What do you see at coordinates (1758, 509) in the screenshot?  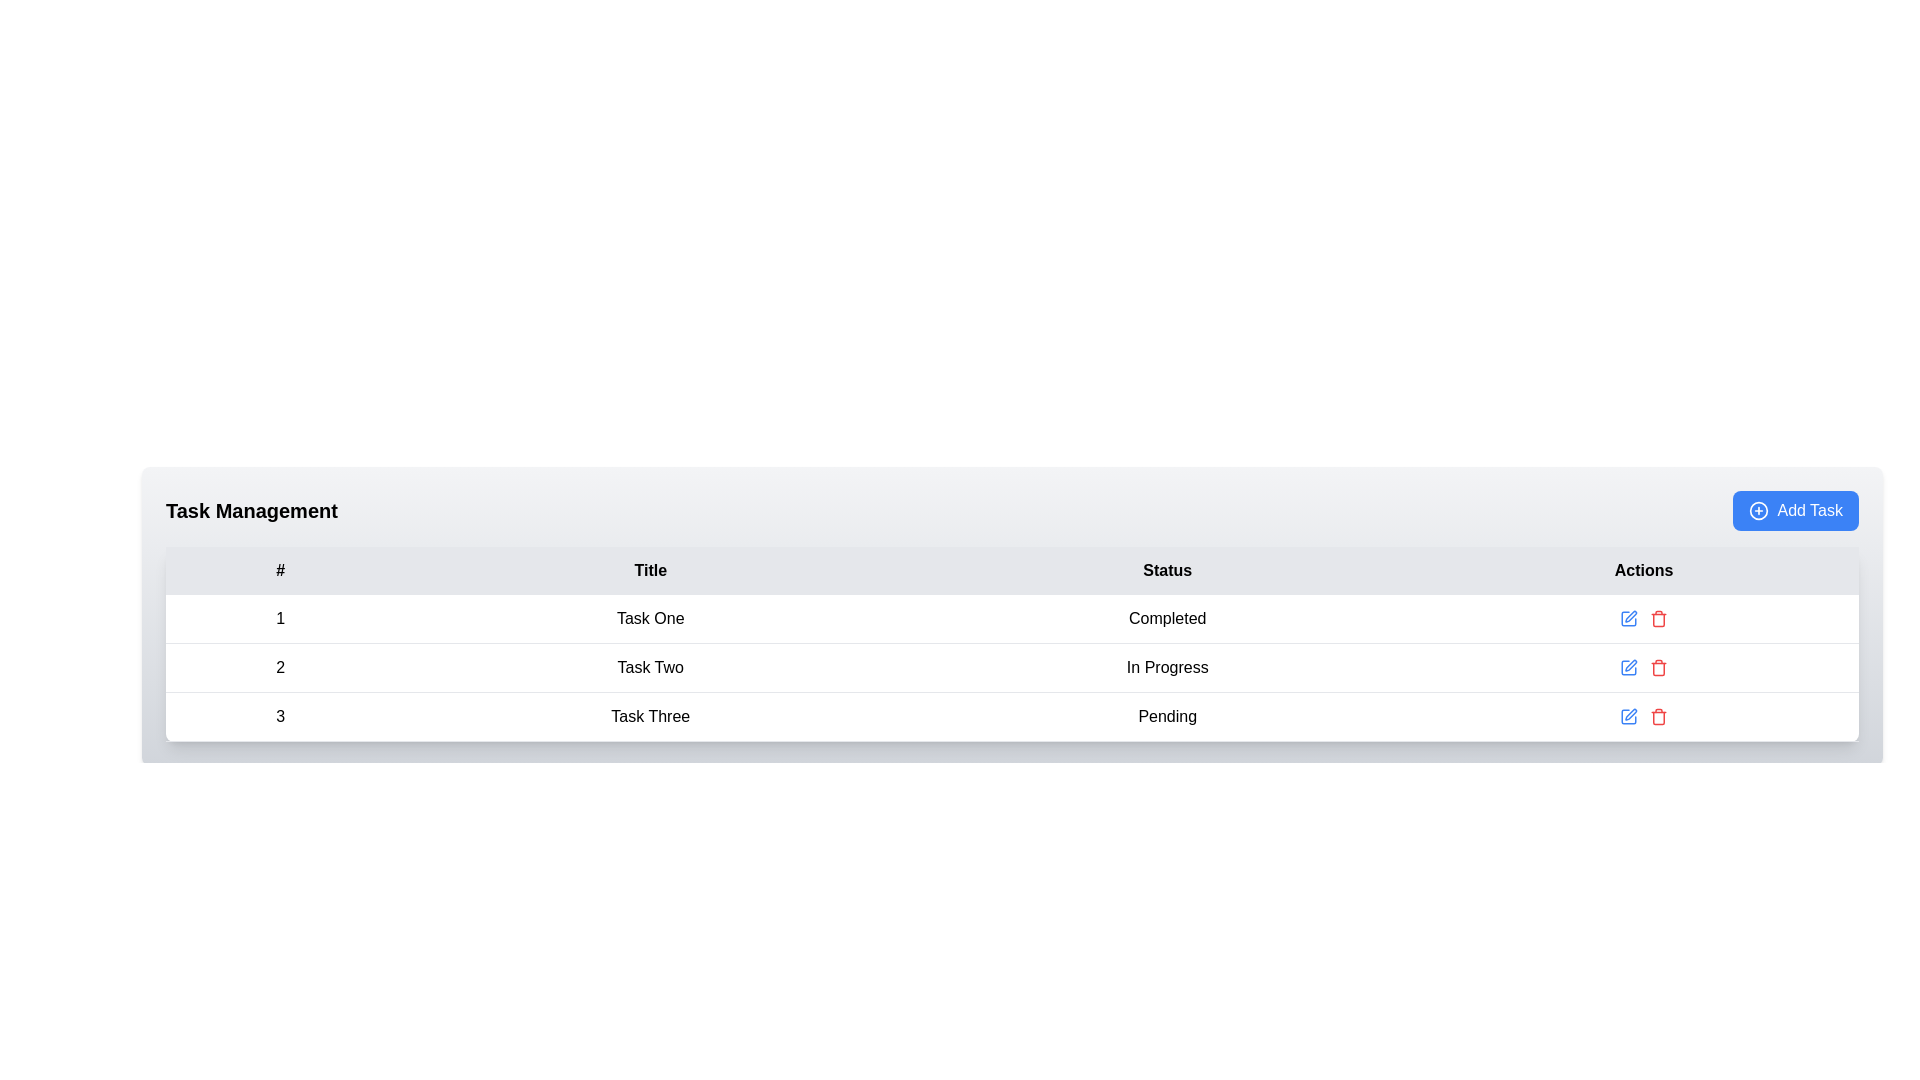 I see `the SVG Circle icon within the 'Add Task' button located in the top-right corner of the table interface` at bounding box center [1758, 509].